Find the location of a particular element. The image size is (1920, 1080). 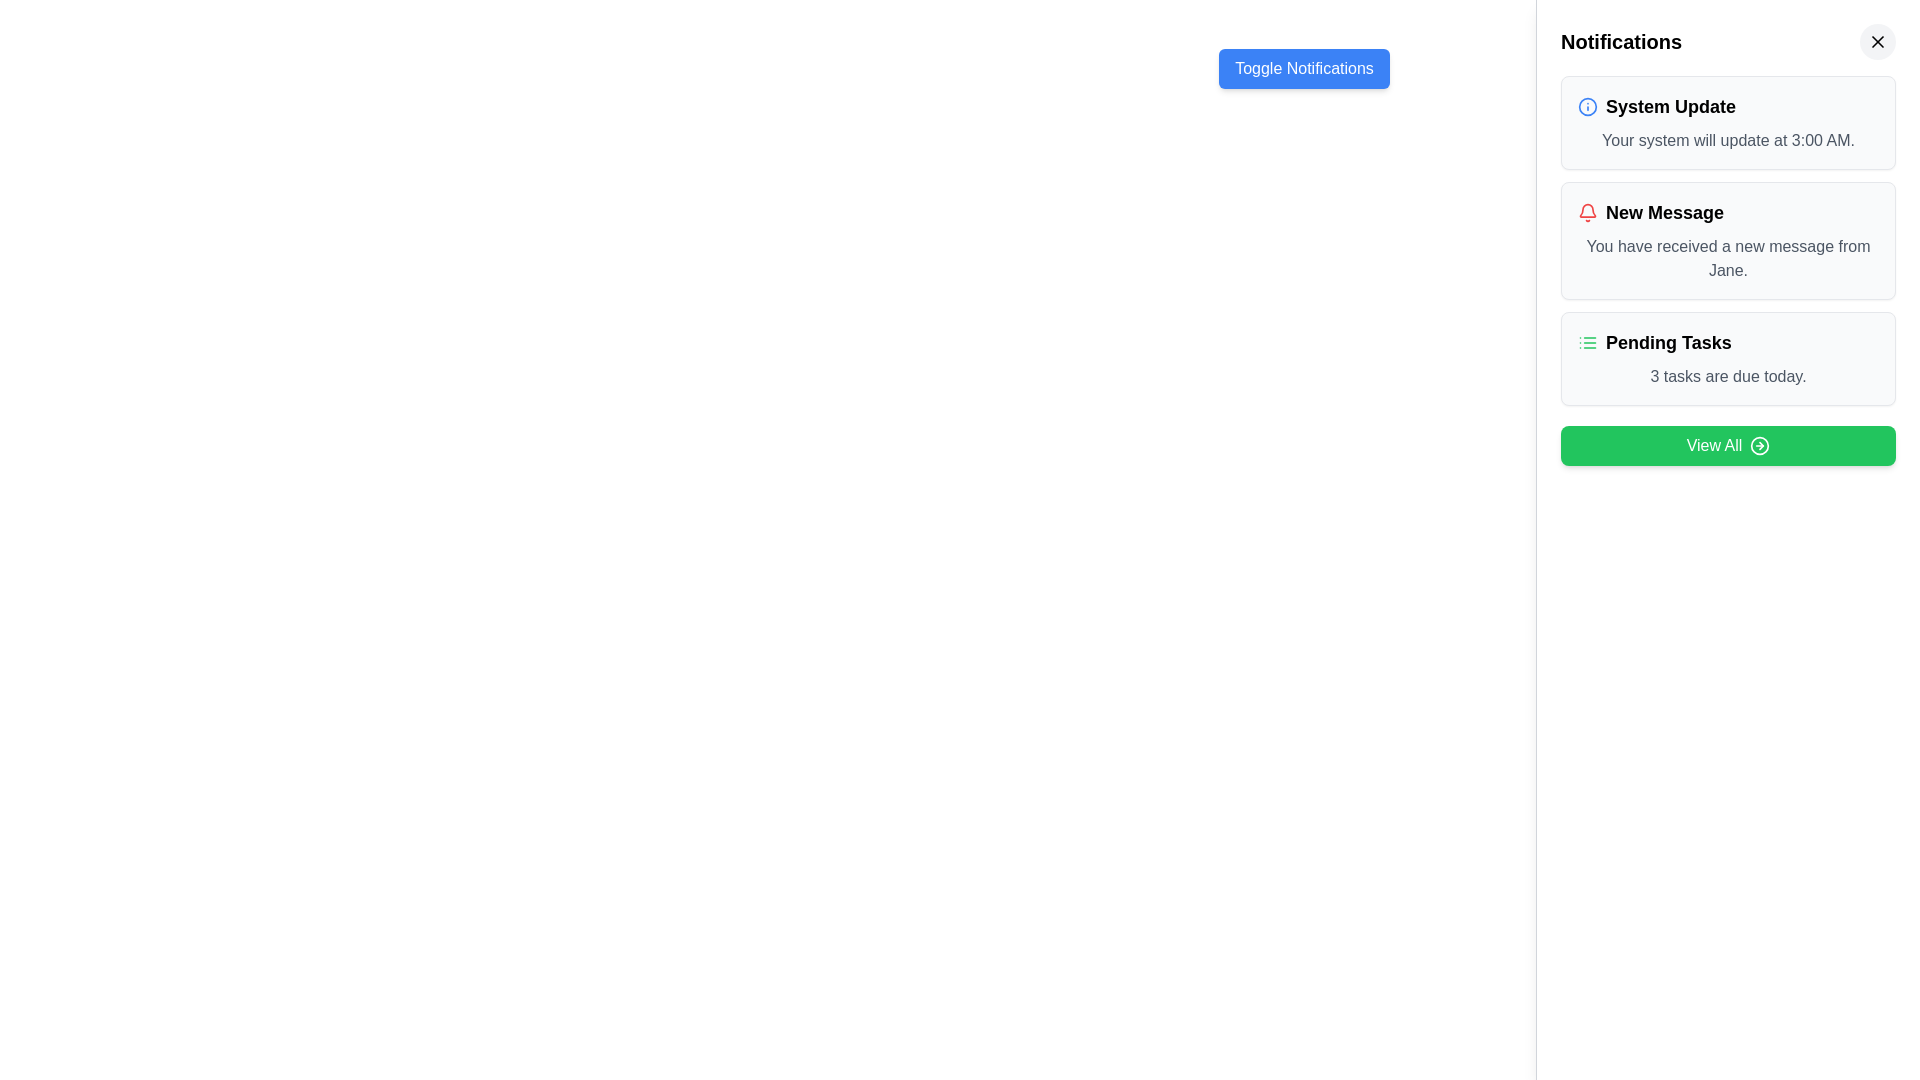

the blue rectangular button with rounded corners labeled 'Toggle Notifications' is located at coordinates (1304, 68).